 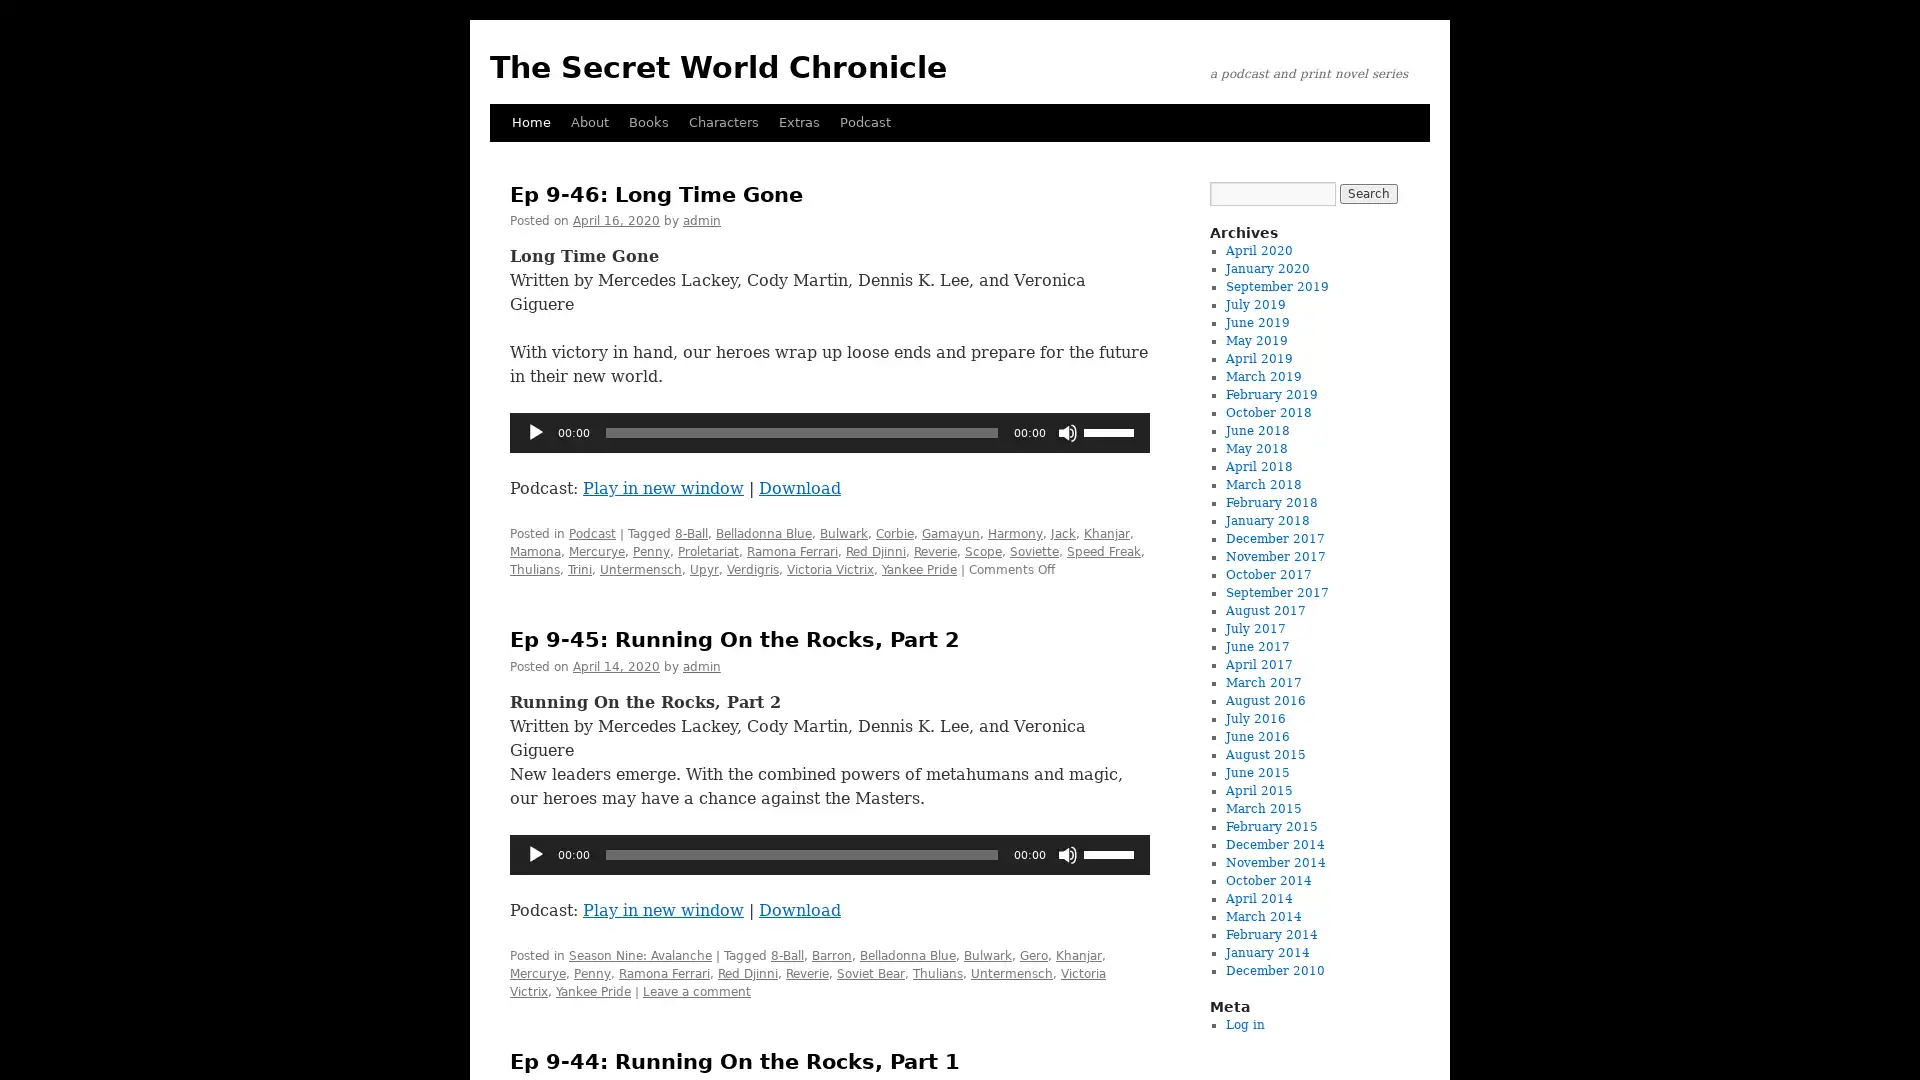 What do you see at coordinates (1066, 431) in the screenshot?
I see `Mute` at bounding box center [1066, 431].